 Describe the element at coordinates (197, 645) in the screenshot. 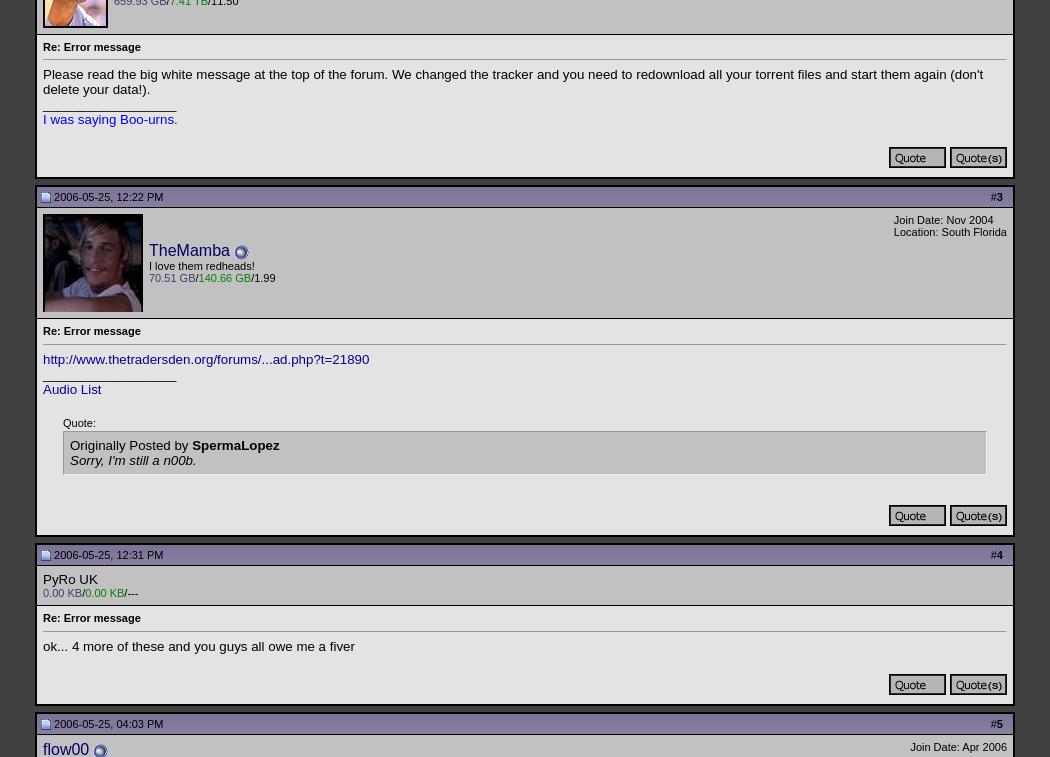

I see `'ok... 4 more of these and you guys all owe me a fiver'` at that location.